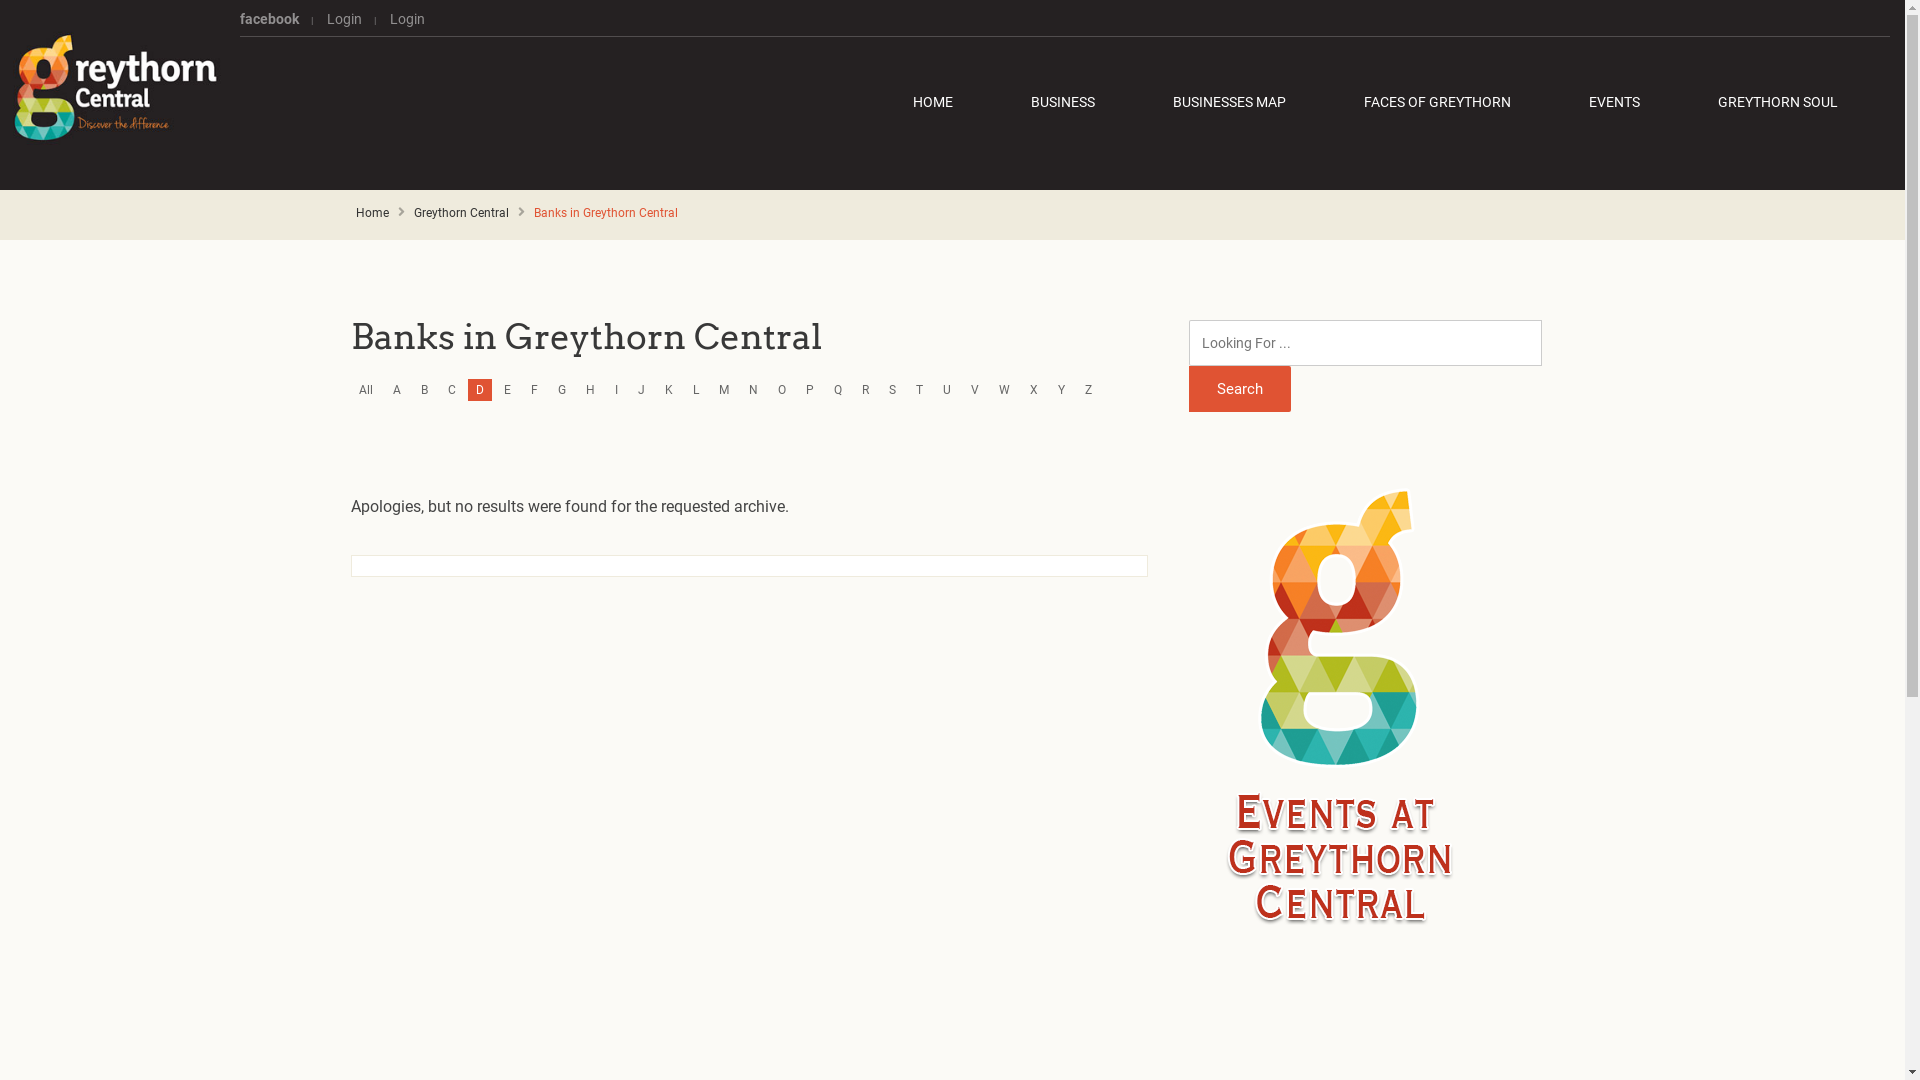  What do you see at coordinates (1060, 389) in the screenshot?
I see `'Y'` at bounding box center [1060, 389].